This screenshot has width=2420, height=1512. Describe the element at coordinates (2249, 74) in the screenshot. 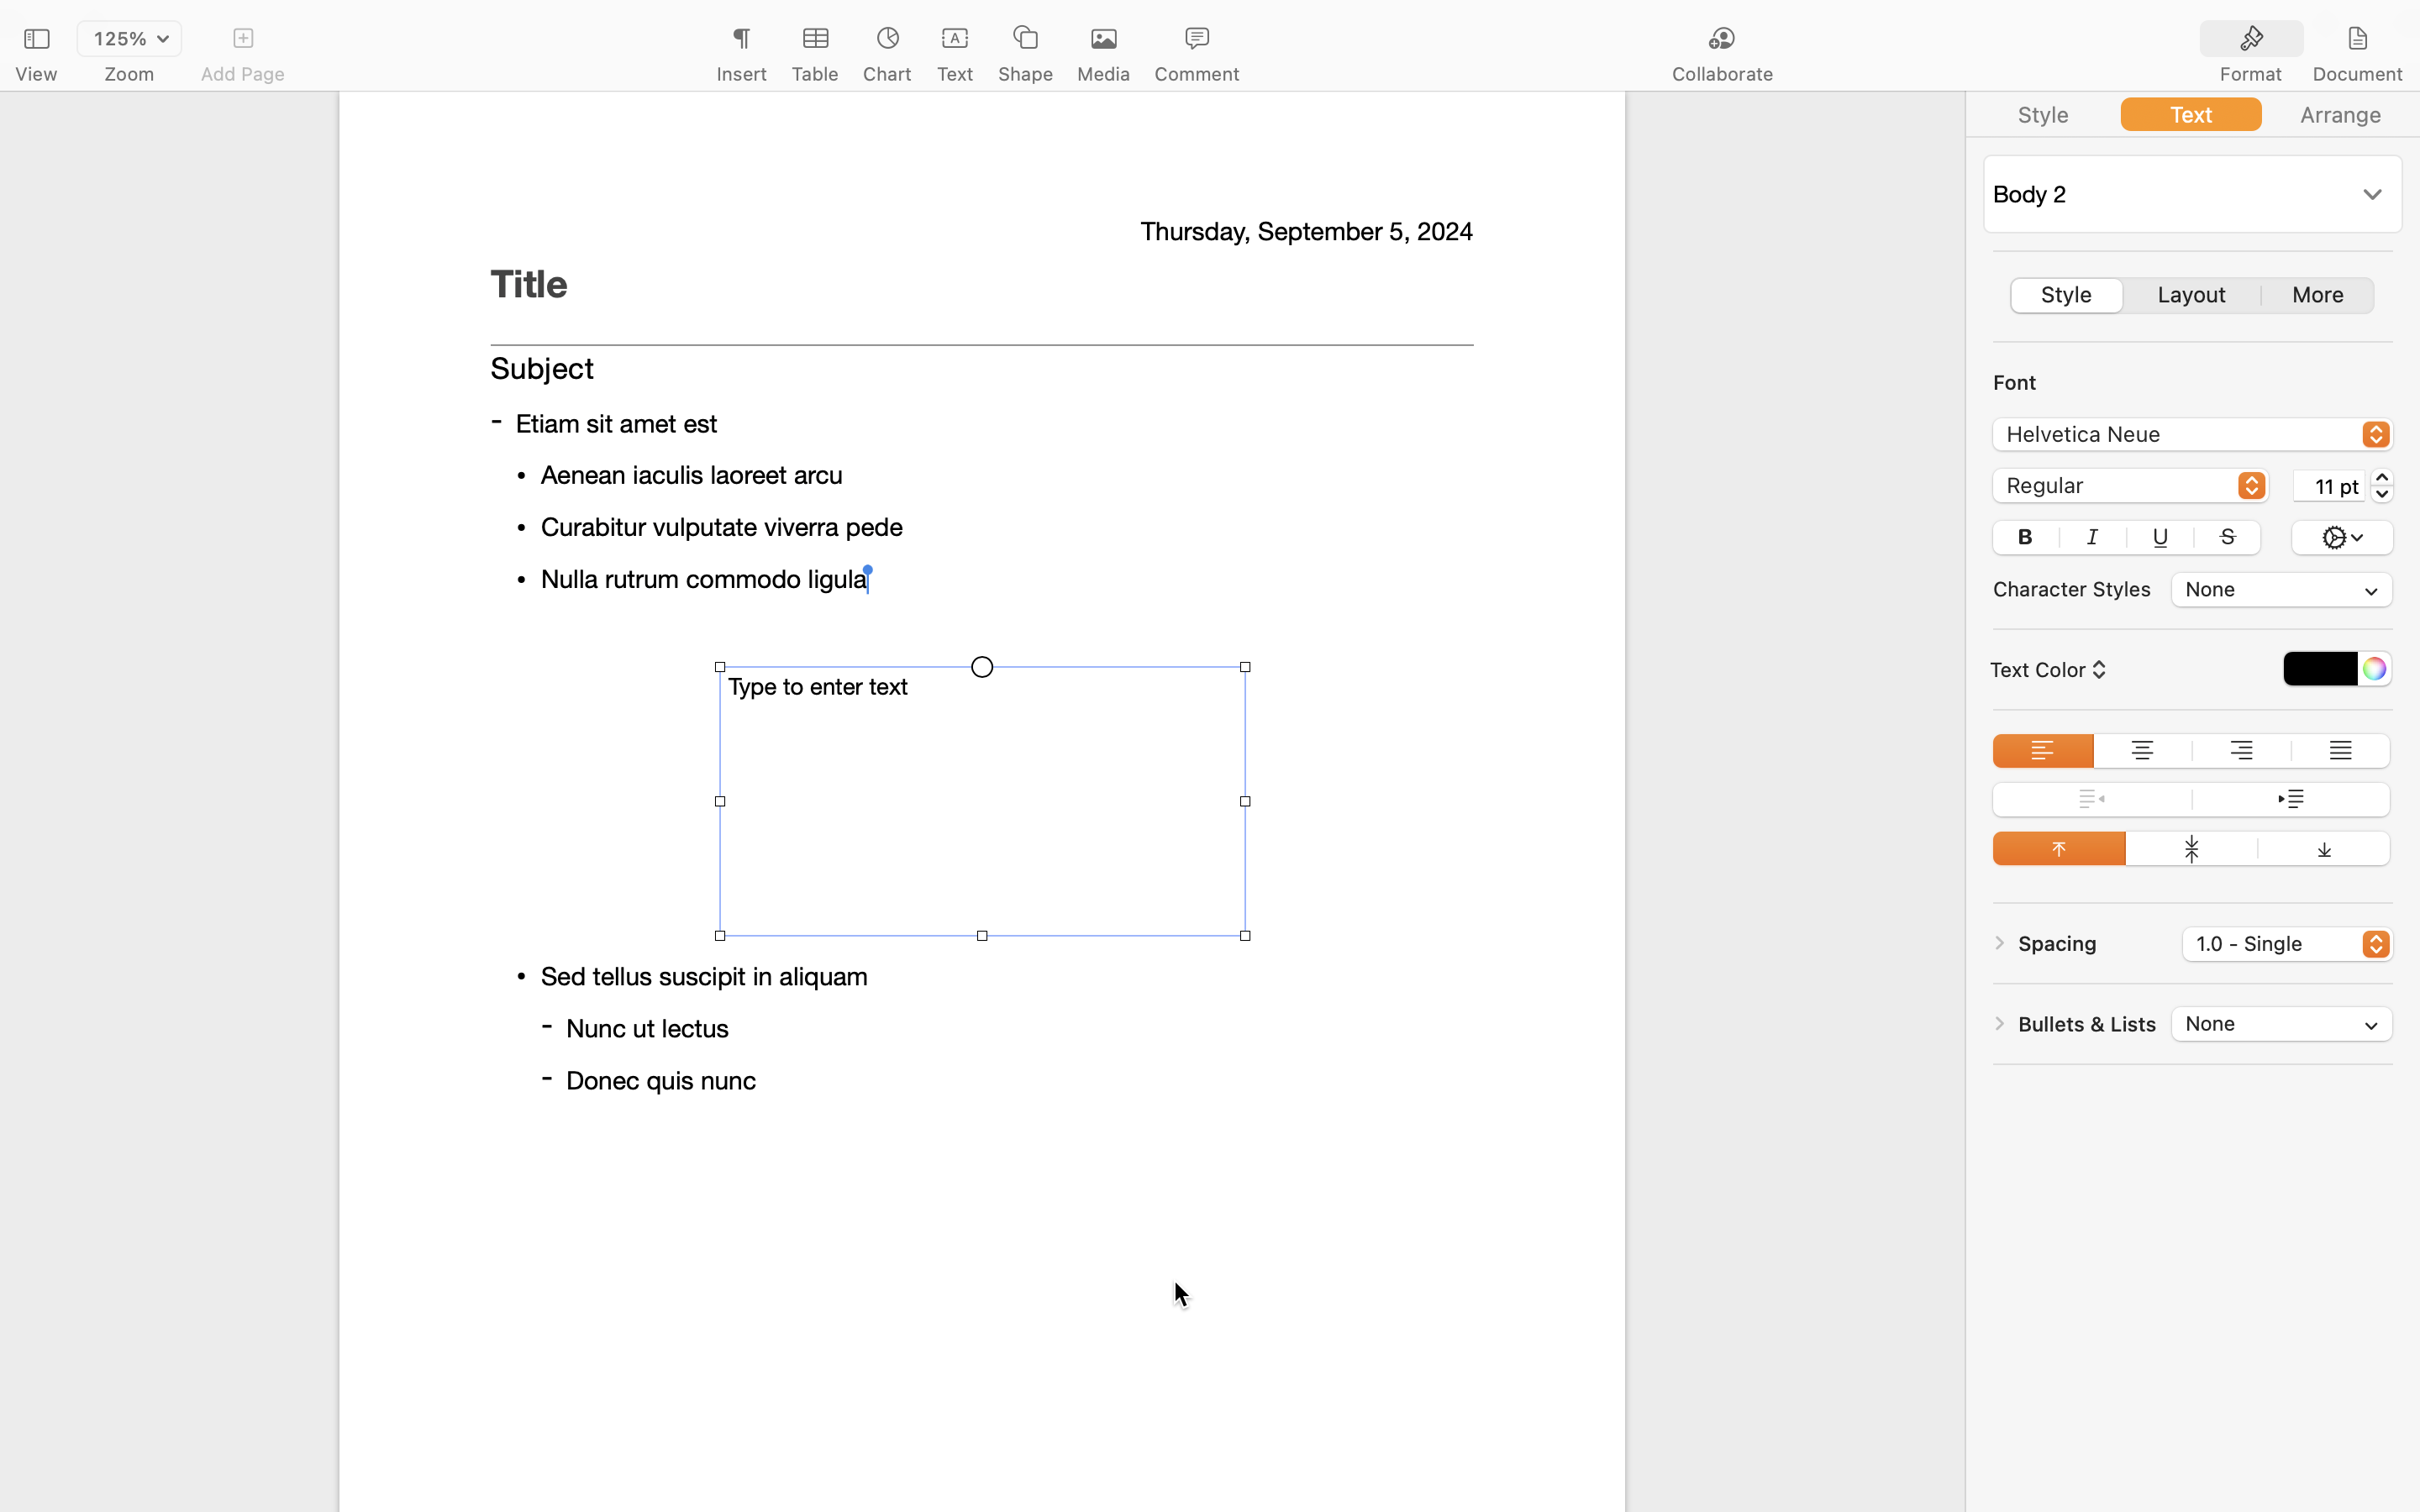

I see `'Format'` at that location.